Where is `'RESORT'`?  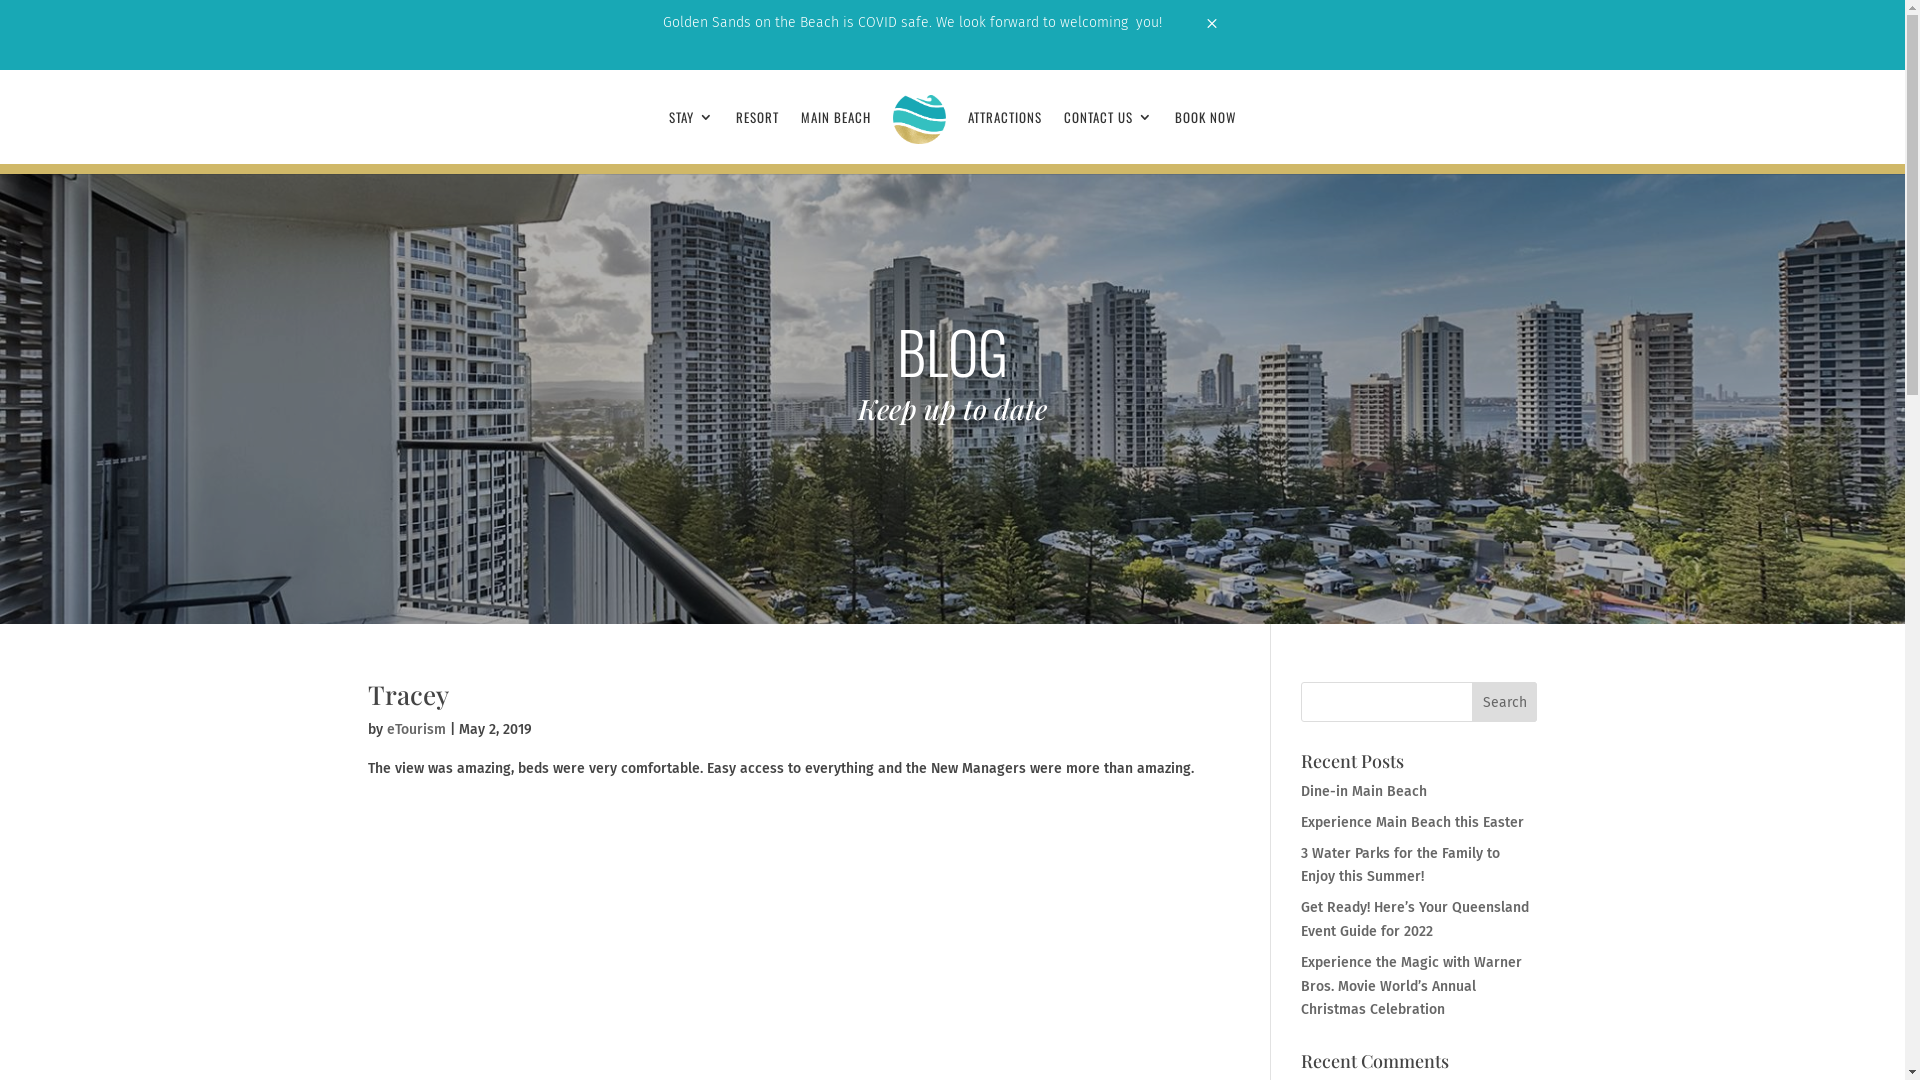
'RESORT' is located at coordinates (756, 136).